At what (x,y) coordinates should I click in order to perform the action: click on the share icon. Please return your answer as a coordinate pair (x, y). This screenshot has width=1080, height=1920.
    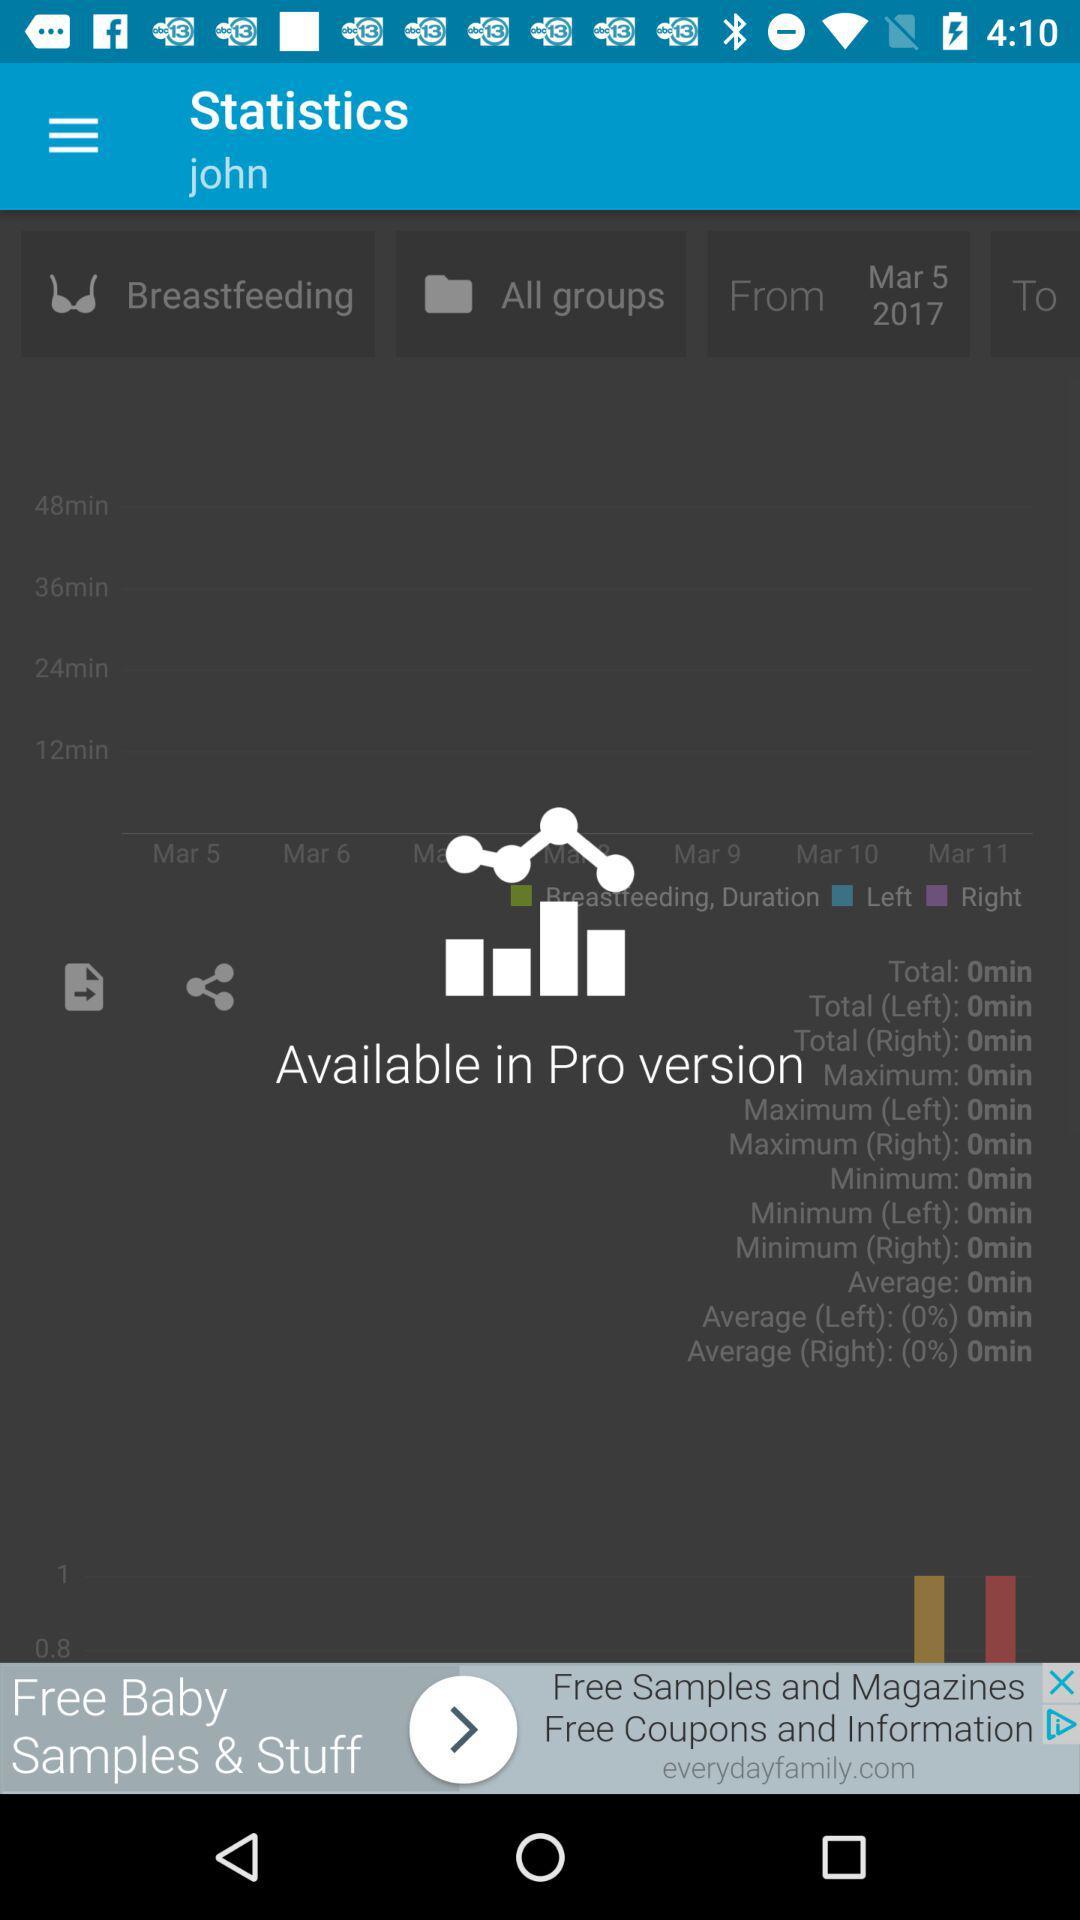
    Looking at the image, I should click on (209, 987).